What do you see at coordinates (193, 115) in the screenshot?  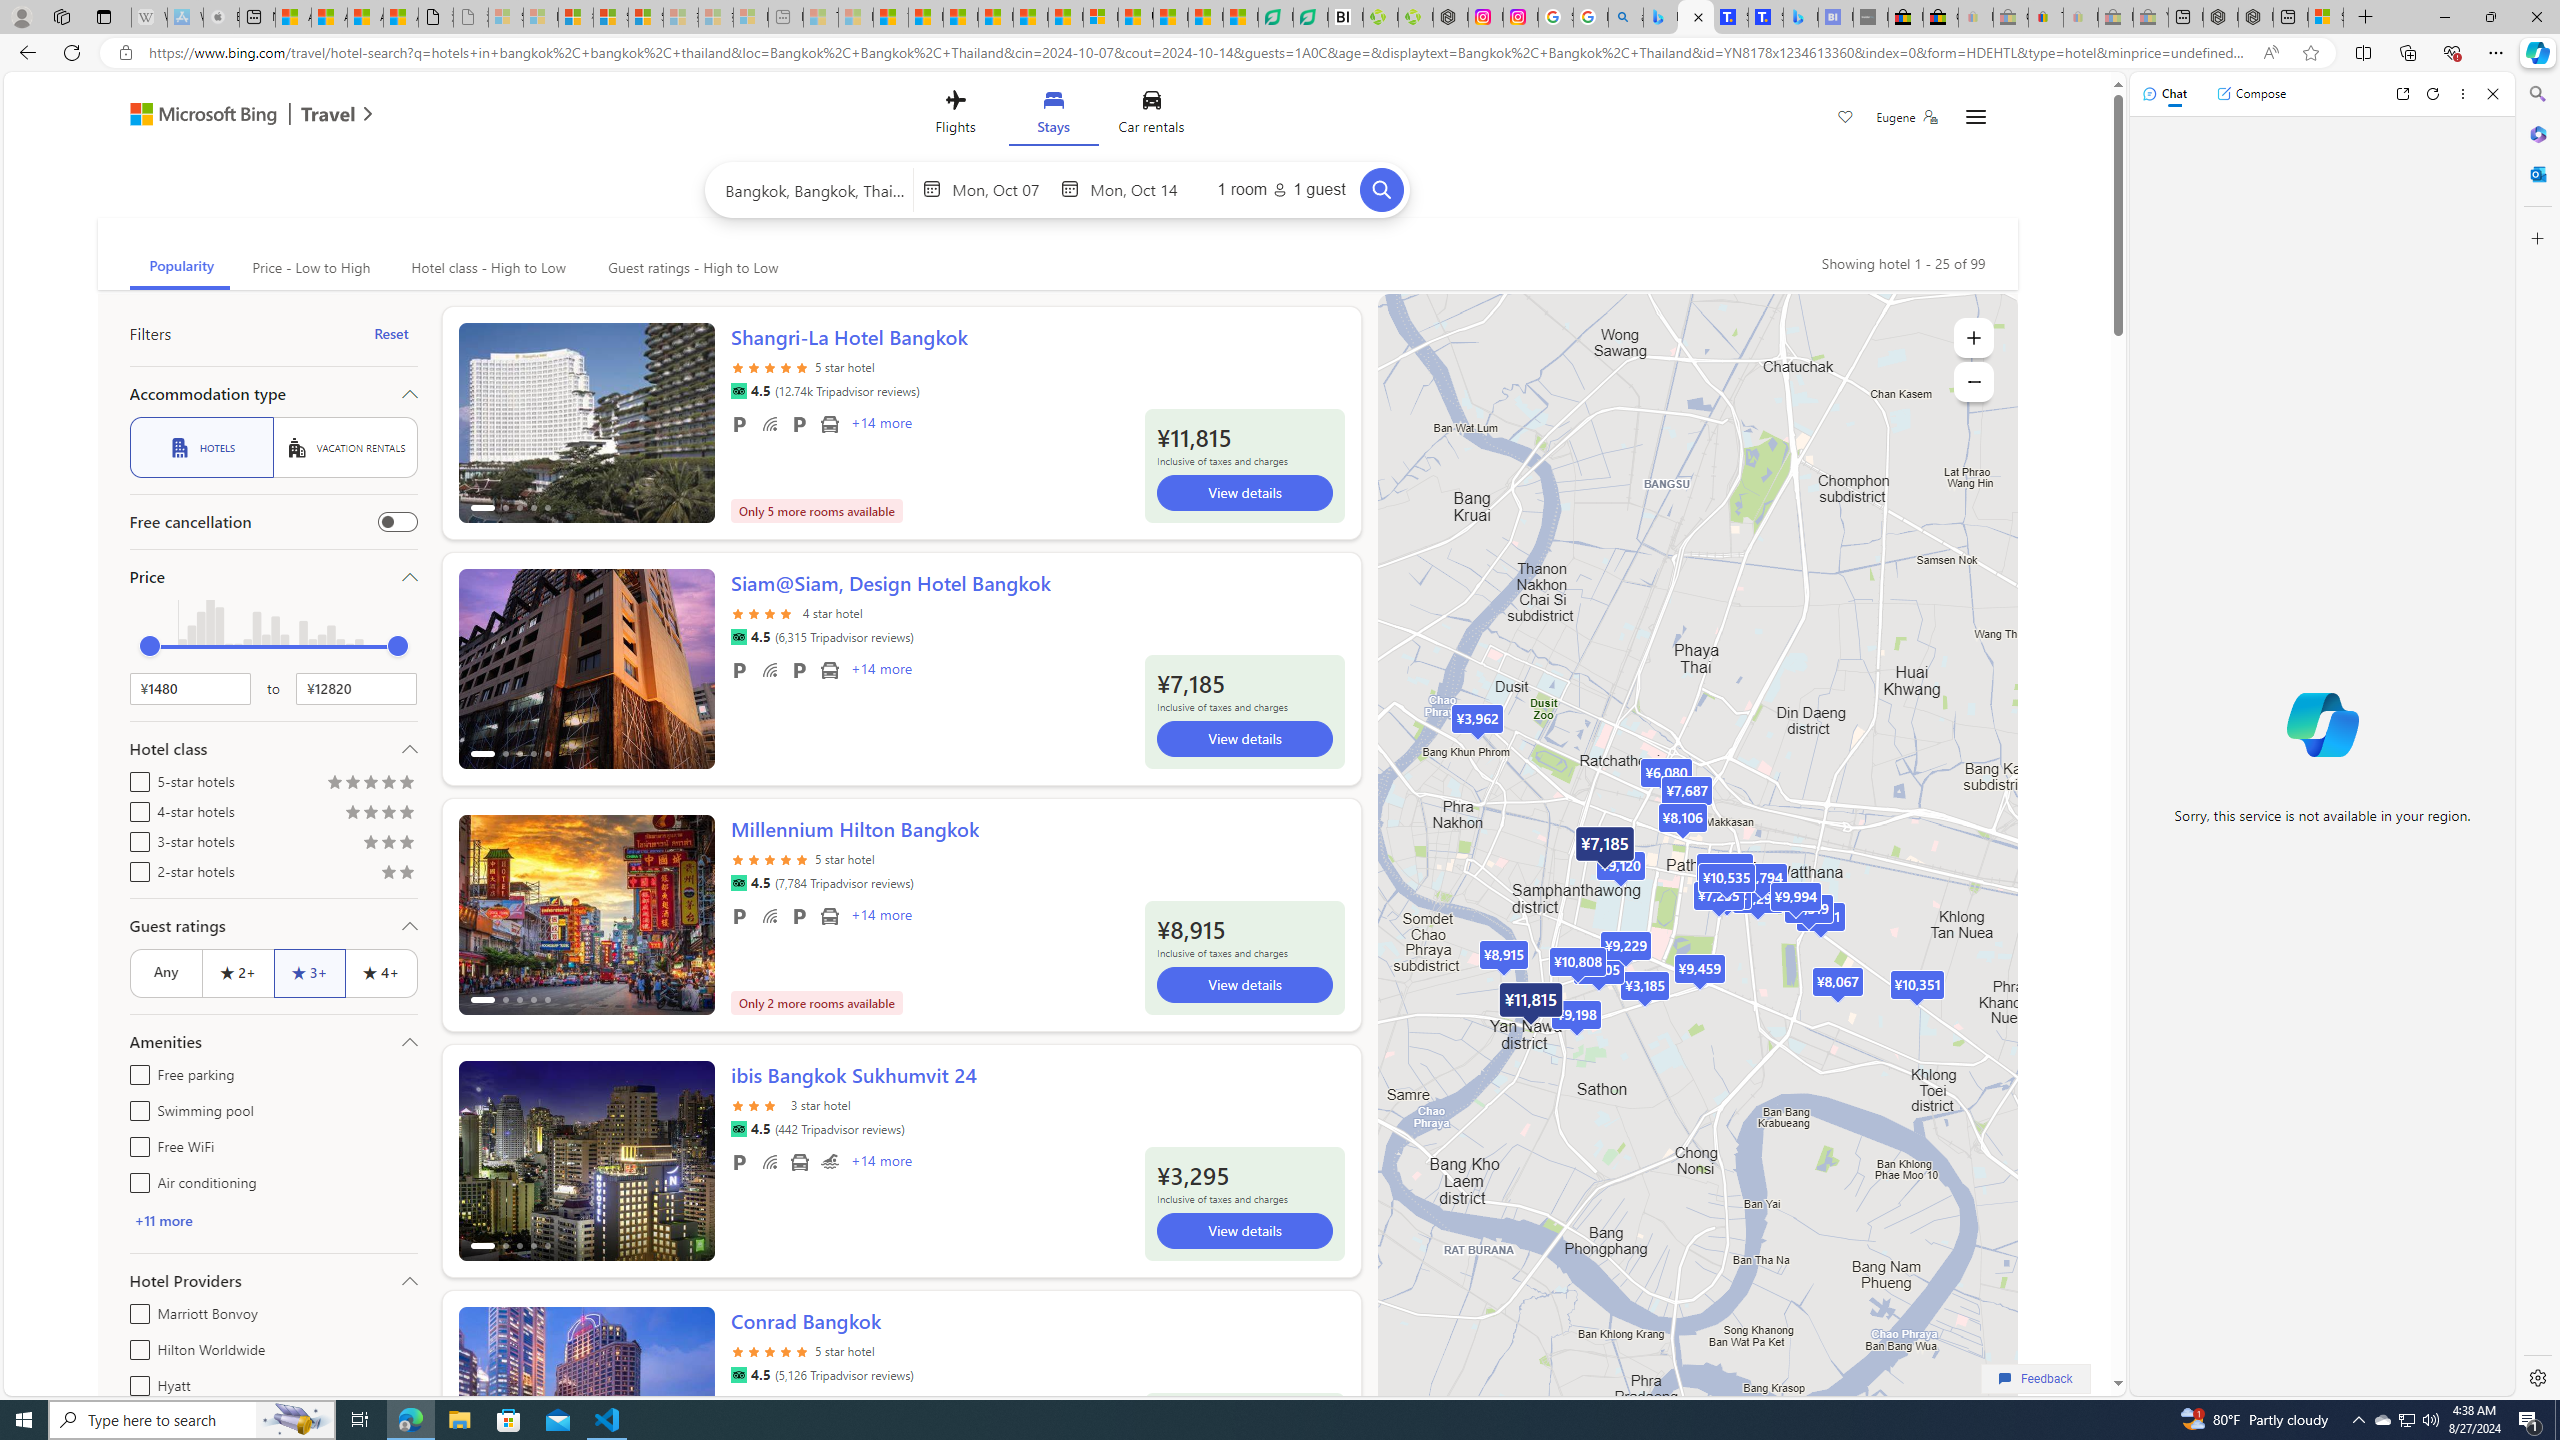 I see `'Microsoft Bing'` at bounding box center [193, 115].